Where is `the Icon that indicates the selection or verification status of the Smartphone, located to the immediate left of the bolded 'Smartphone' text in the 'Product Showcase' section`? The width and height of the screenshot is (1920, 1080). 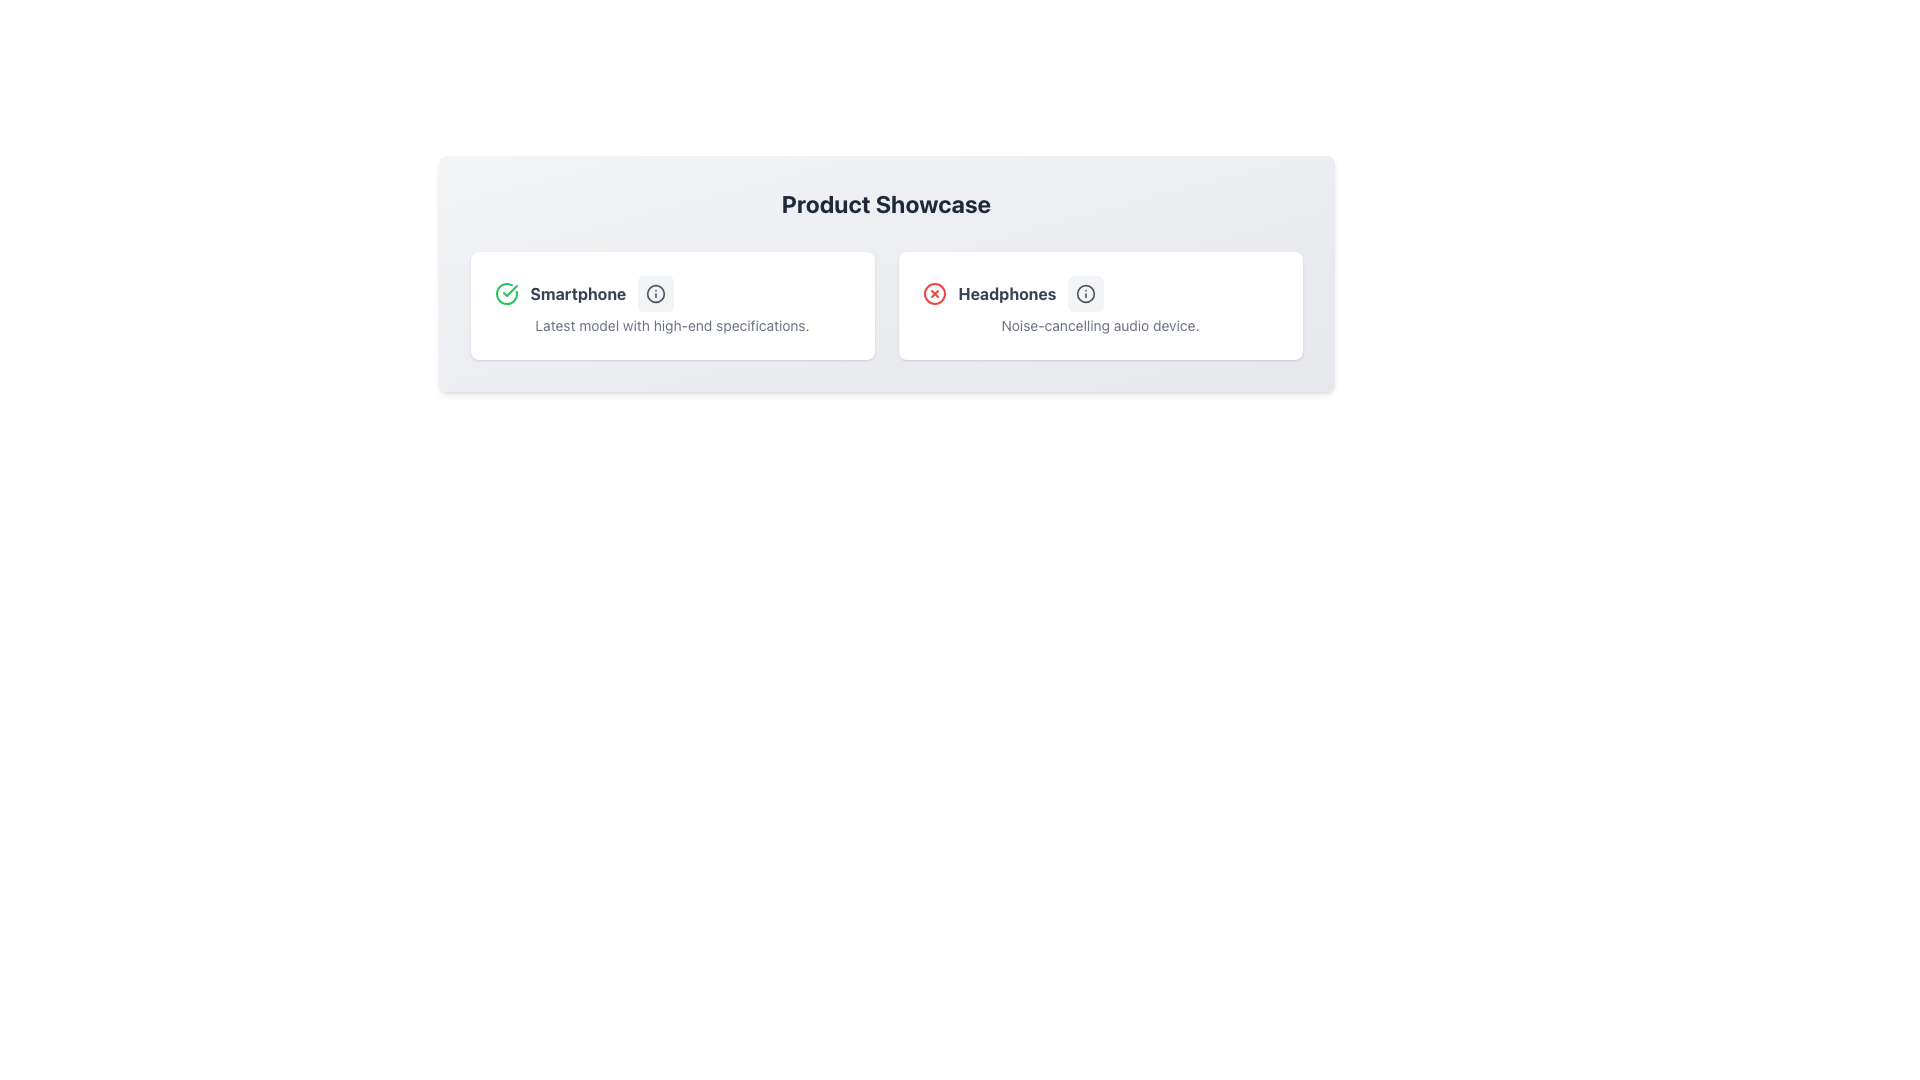 the Icon that indicates the selection or verification status of the Smartphone, located to the immediate left of the bolded 'Smartphone' text in the 'Product Showcase' section is located at coordinates (506, 293).